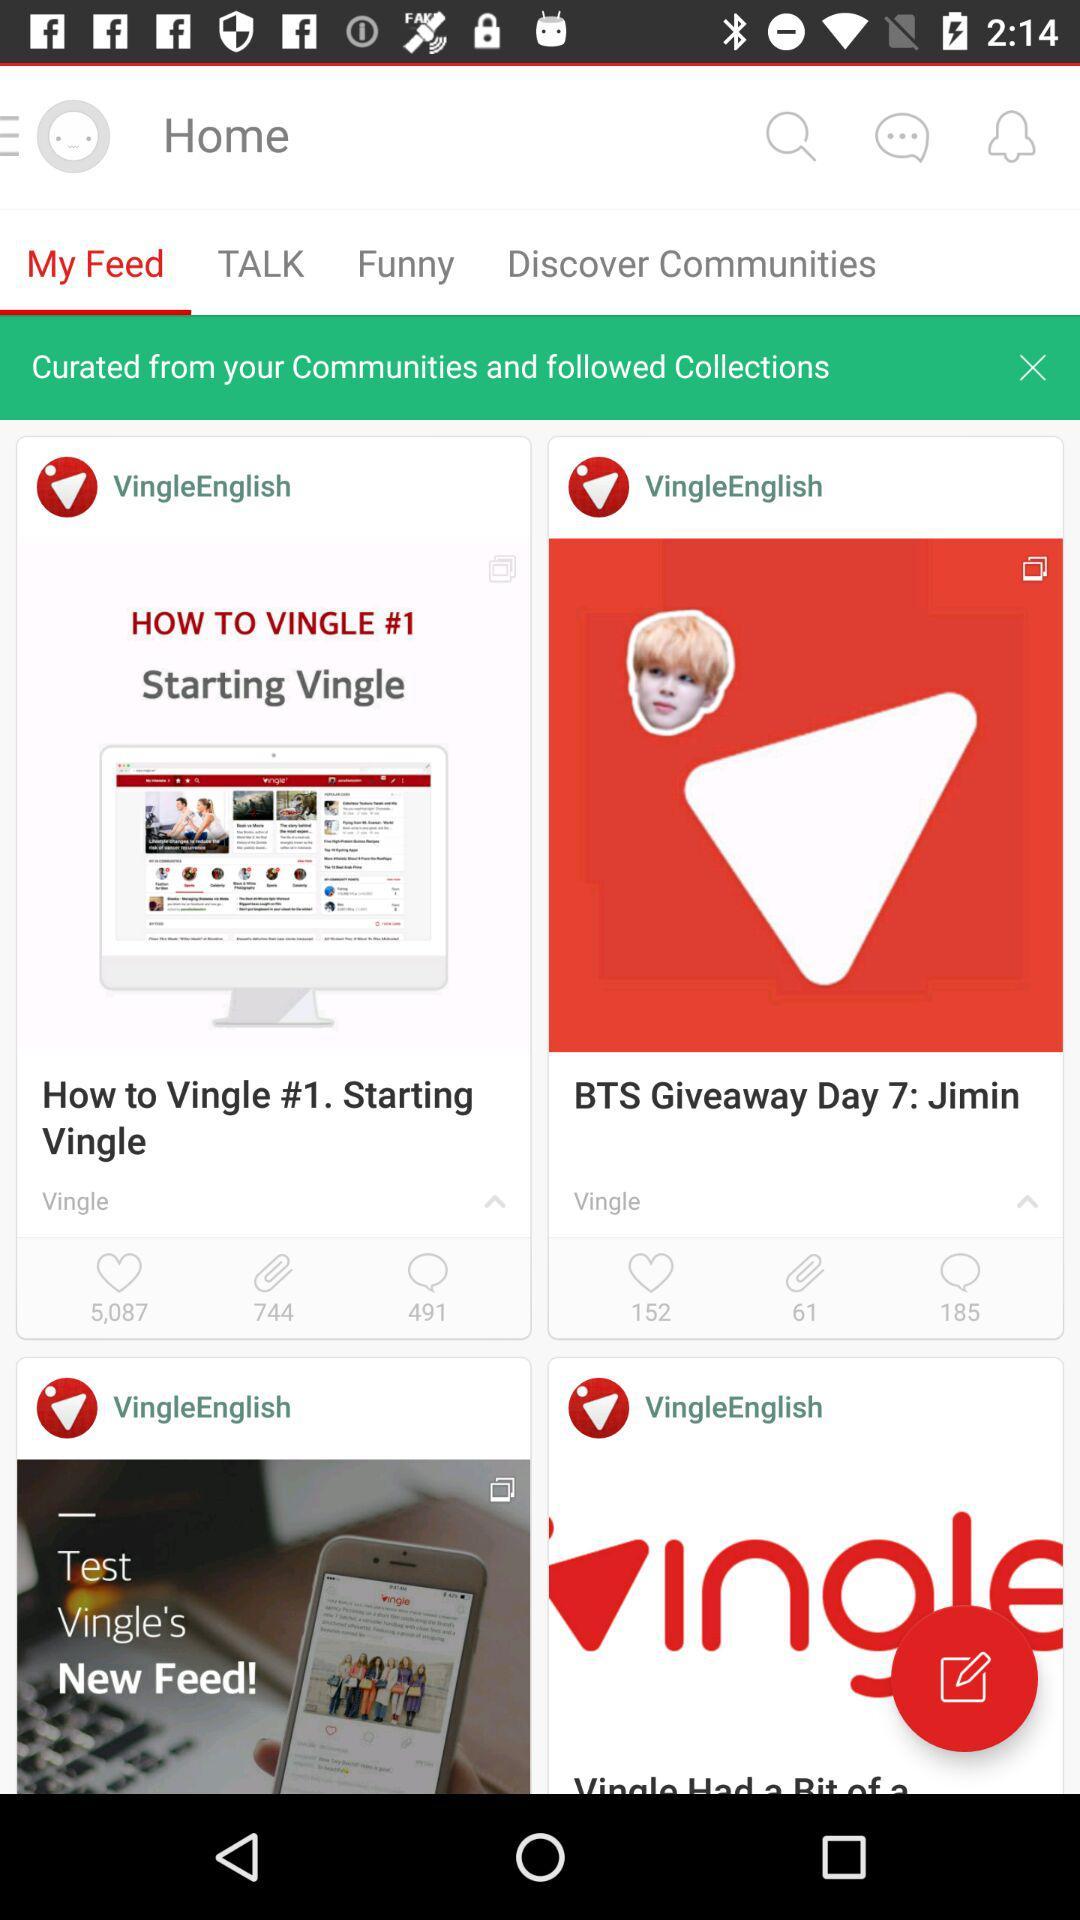 The image size is (1080, 1920). What do you see at coordinates (963, 1678) in the screenshot?
I see `edit` at bounding box center [963, 1678].